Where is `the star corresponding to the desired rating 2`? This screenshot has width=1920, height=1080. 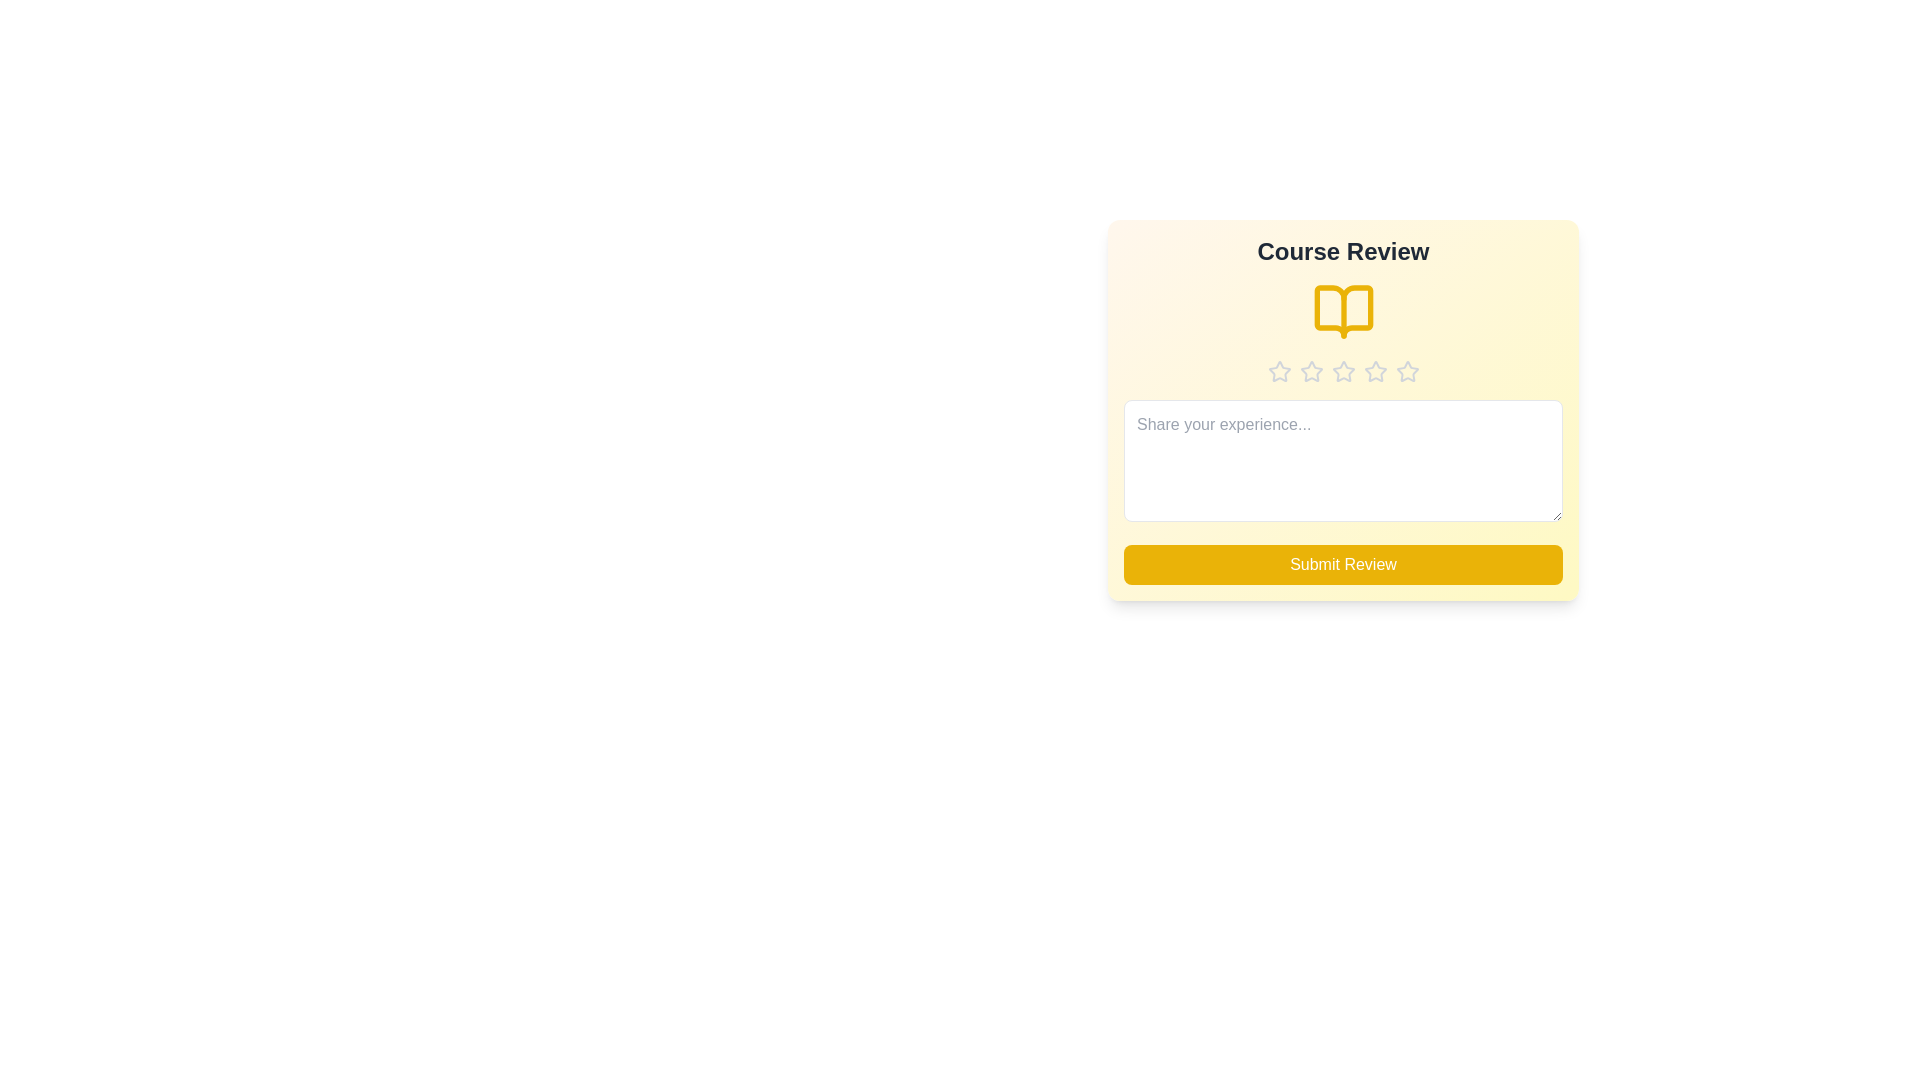 the star corresponding to the desired rating 2 is located at coordinates (1311, 371).